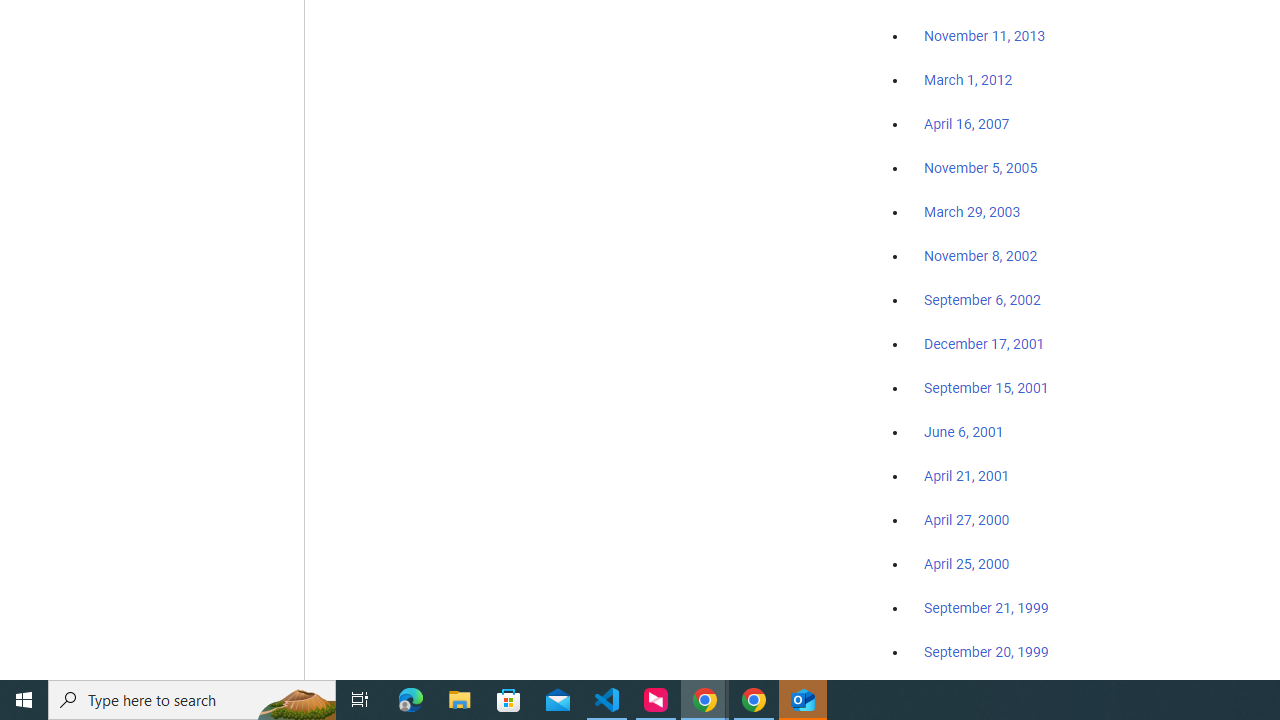 This screenshot has width=1280, height=720. Describe the element at coordinates (967, 476) in the screenshot. I see `'April 21, 2001'` at that location.